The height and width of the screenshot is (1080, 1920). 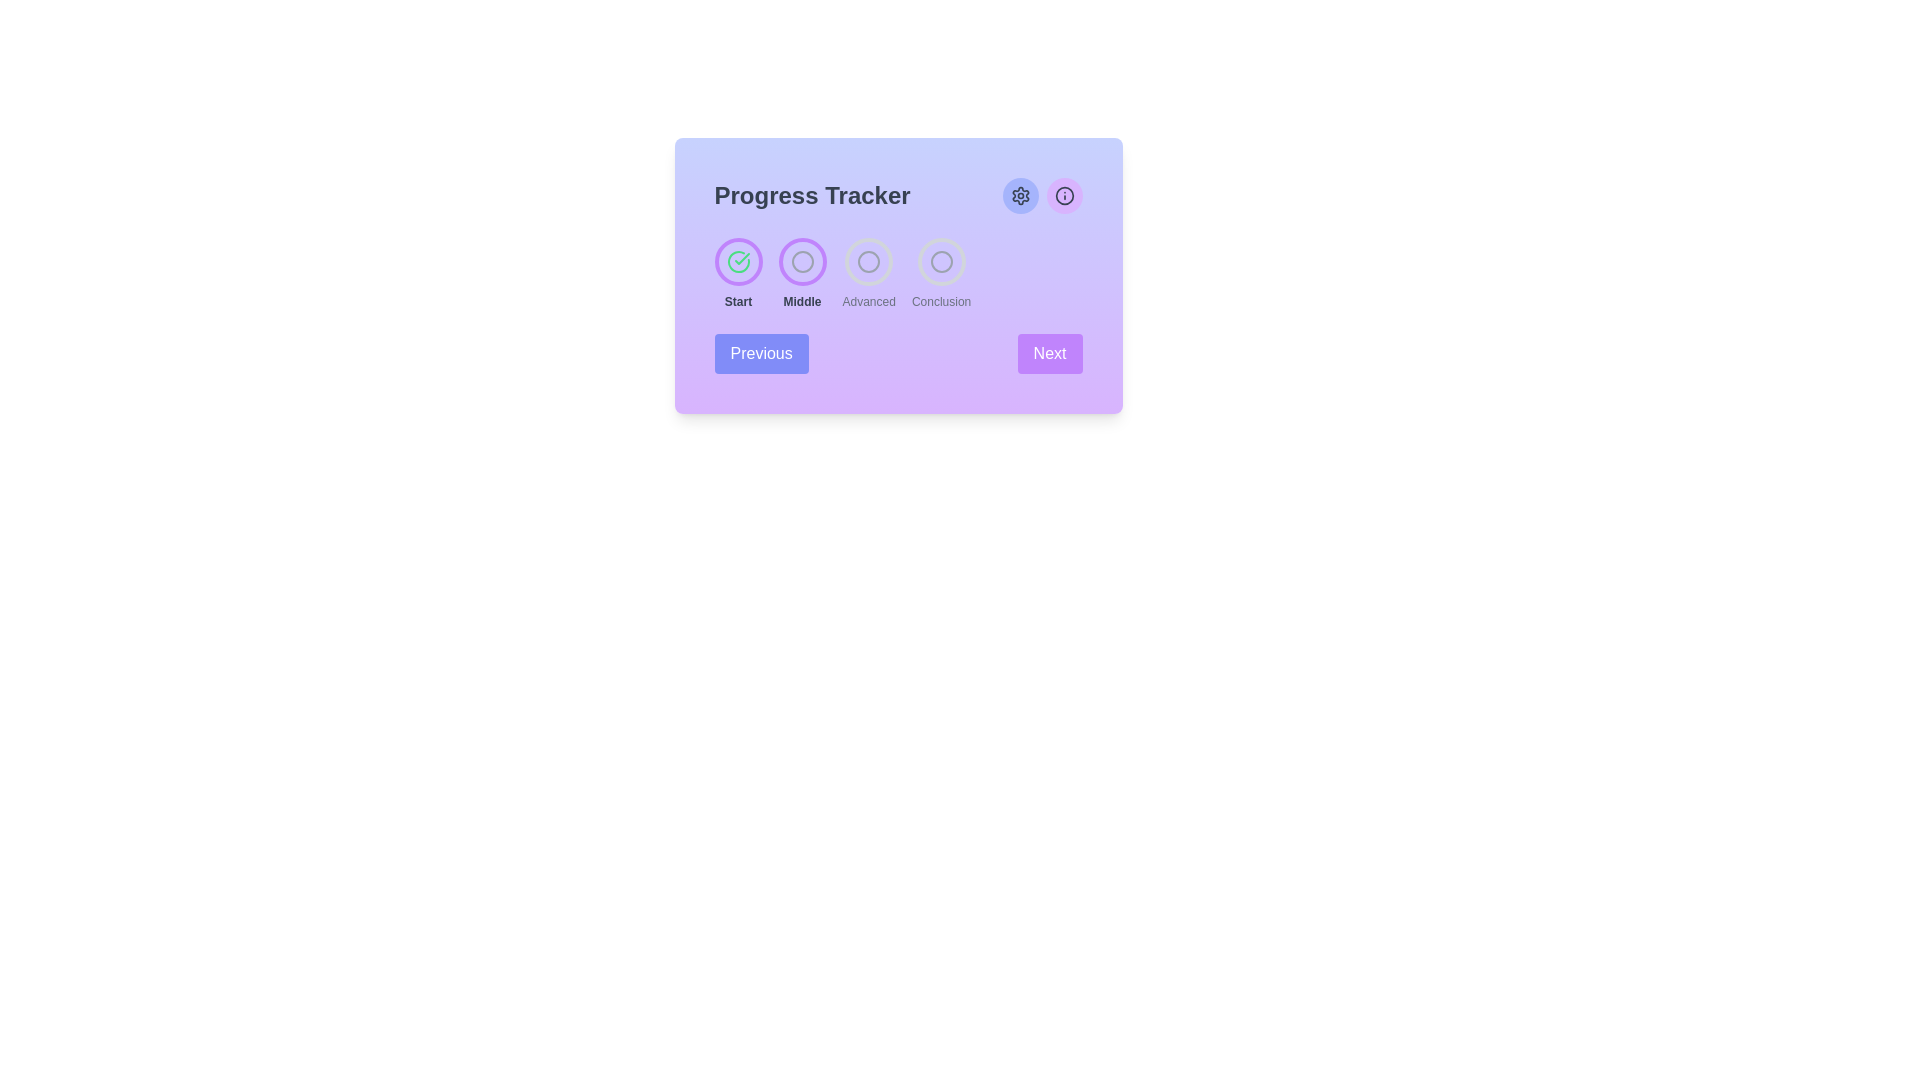 I want to click on the progress status across the four labeled circular progress indicators in the 'Progress Tracker' widget, which includes 'Start', 'Middle', 'Advanced', and 'Conclusion', so click(x=897, y=273).